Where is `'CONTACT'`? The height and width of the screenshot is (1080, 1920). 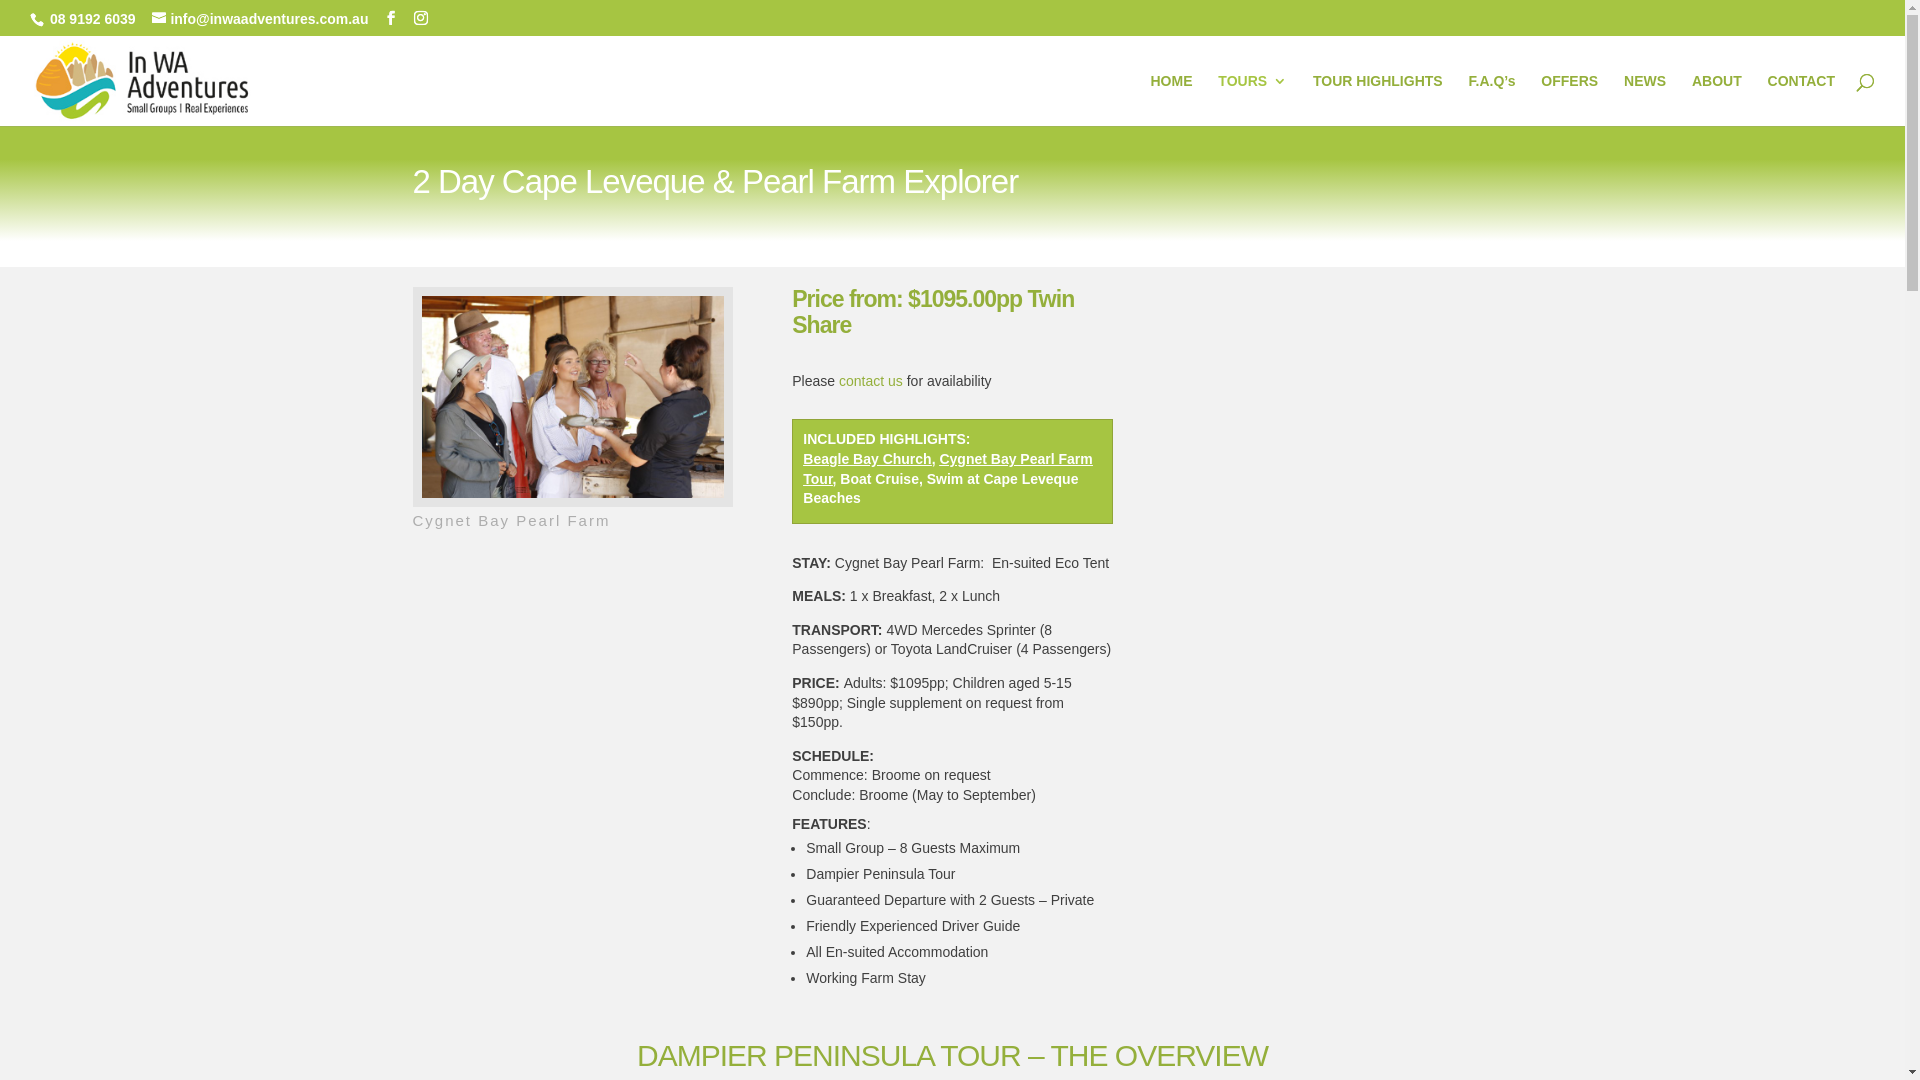 'CONTACT' is located at coordinates (1801, 100).